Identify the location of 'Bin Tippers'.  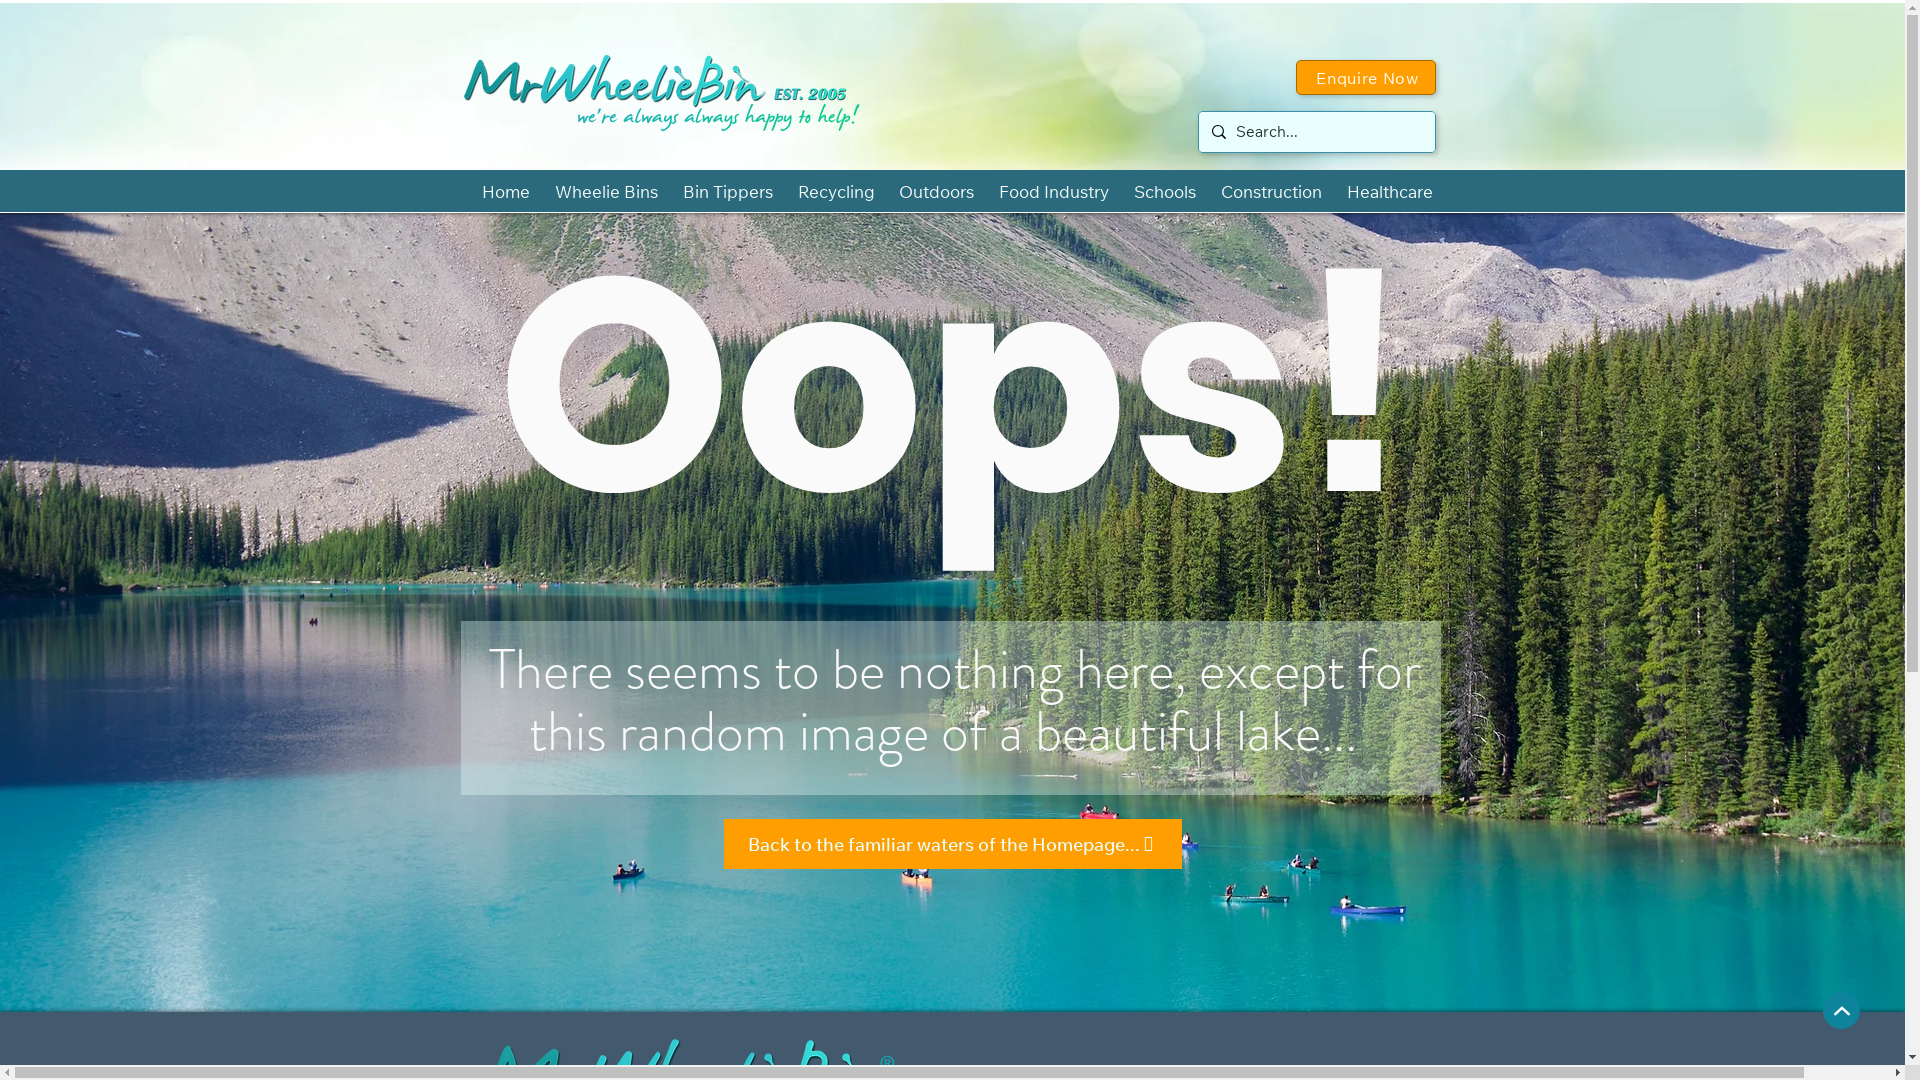
(726, 191).